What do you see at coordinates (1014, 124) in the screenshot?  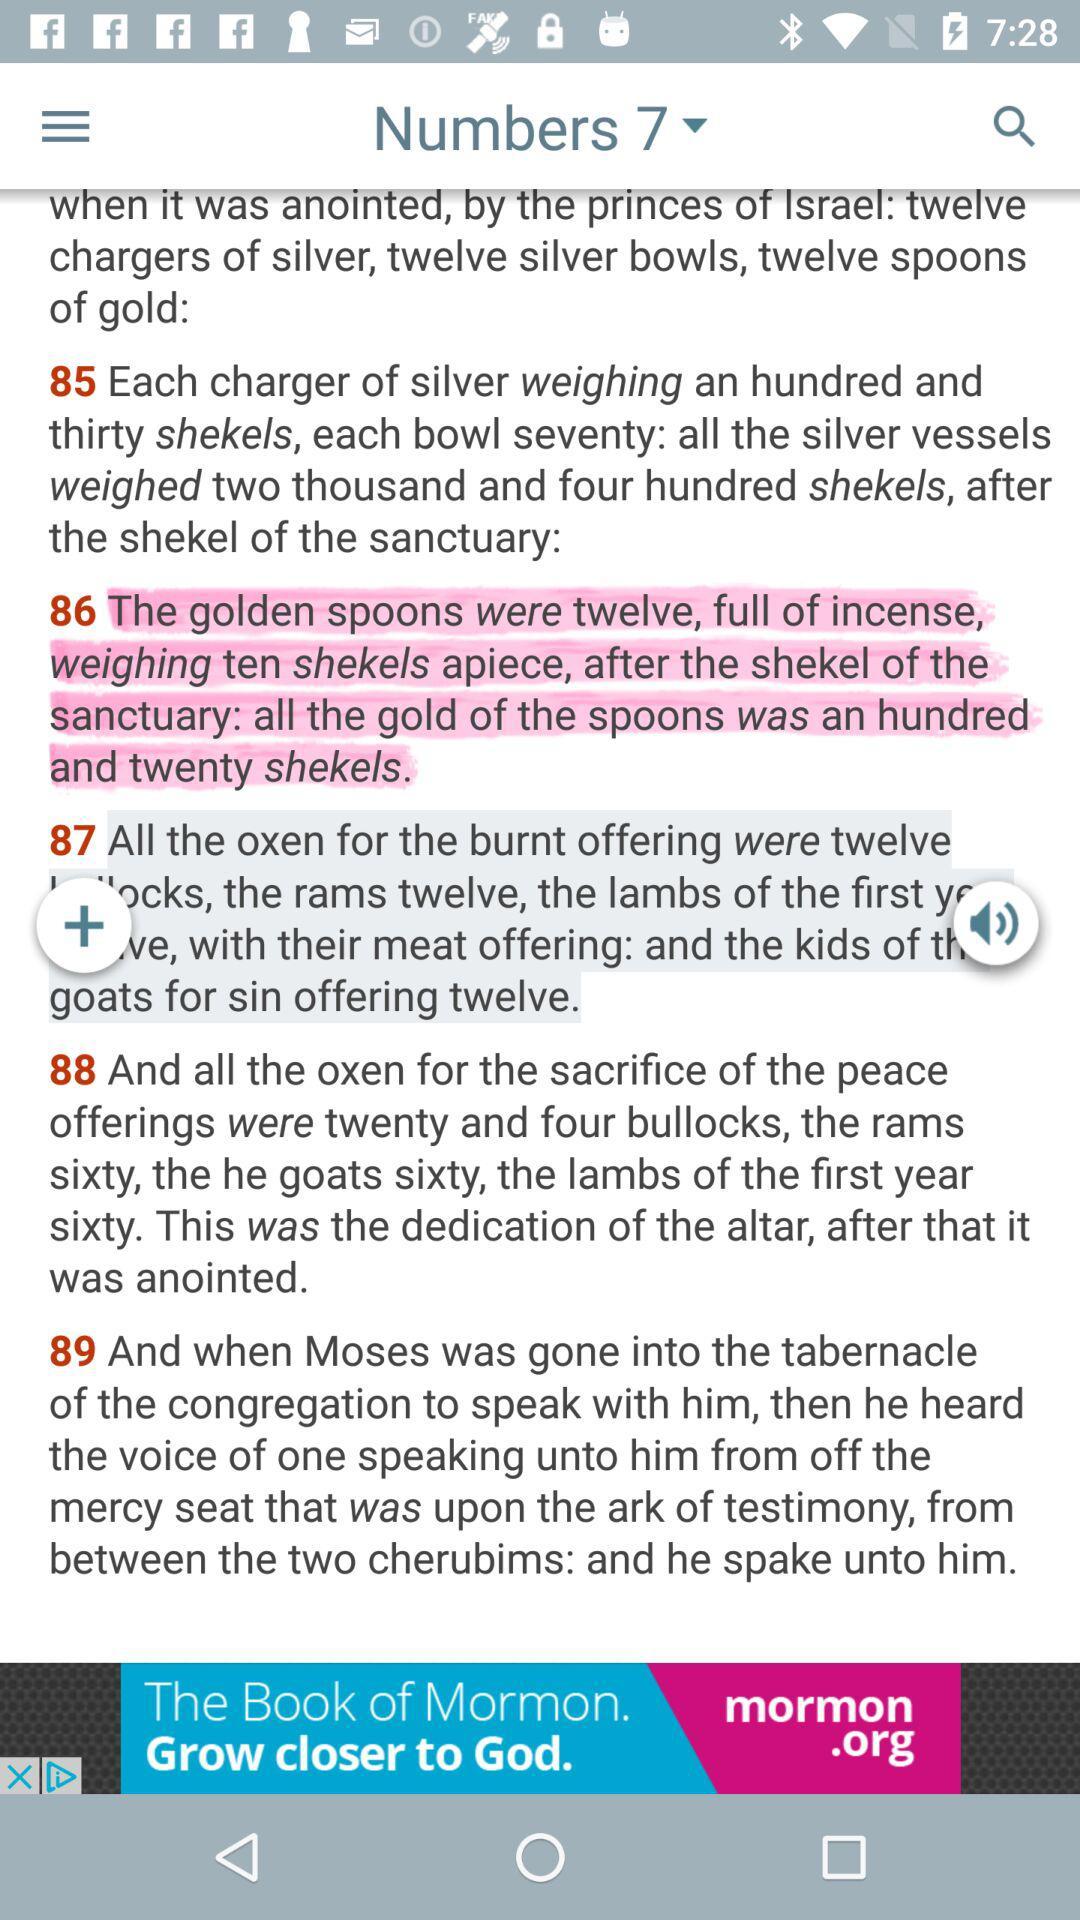 I see `the search icon` at bounding box center [1014, 124].